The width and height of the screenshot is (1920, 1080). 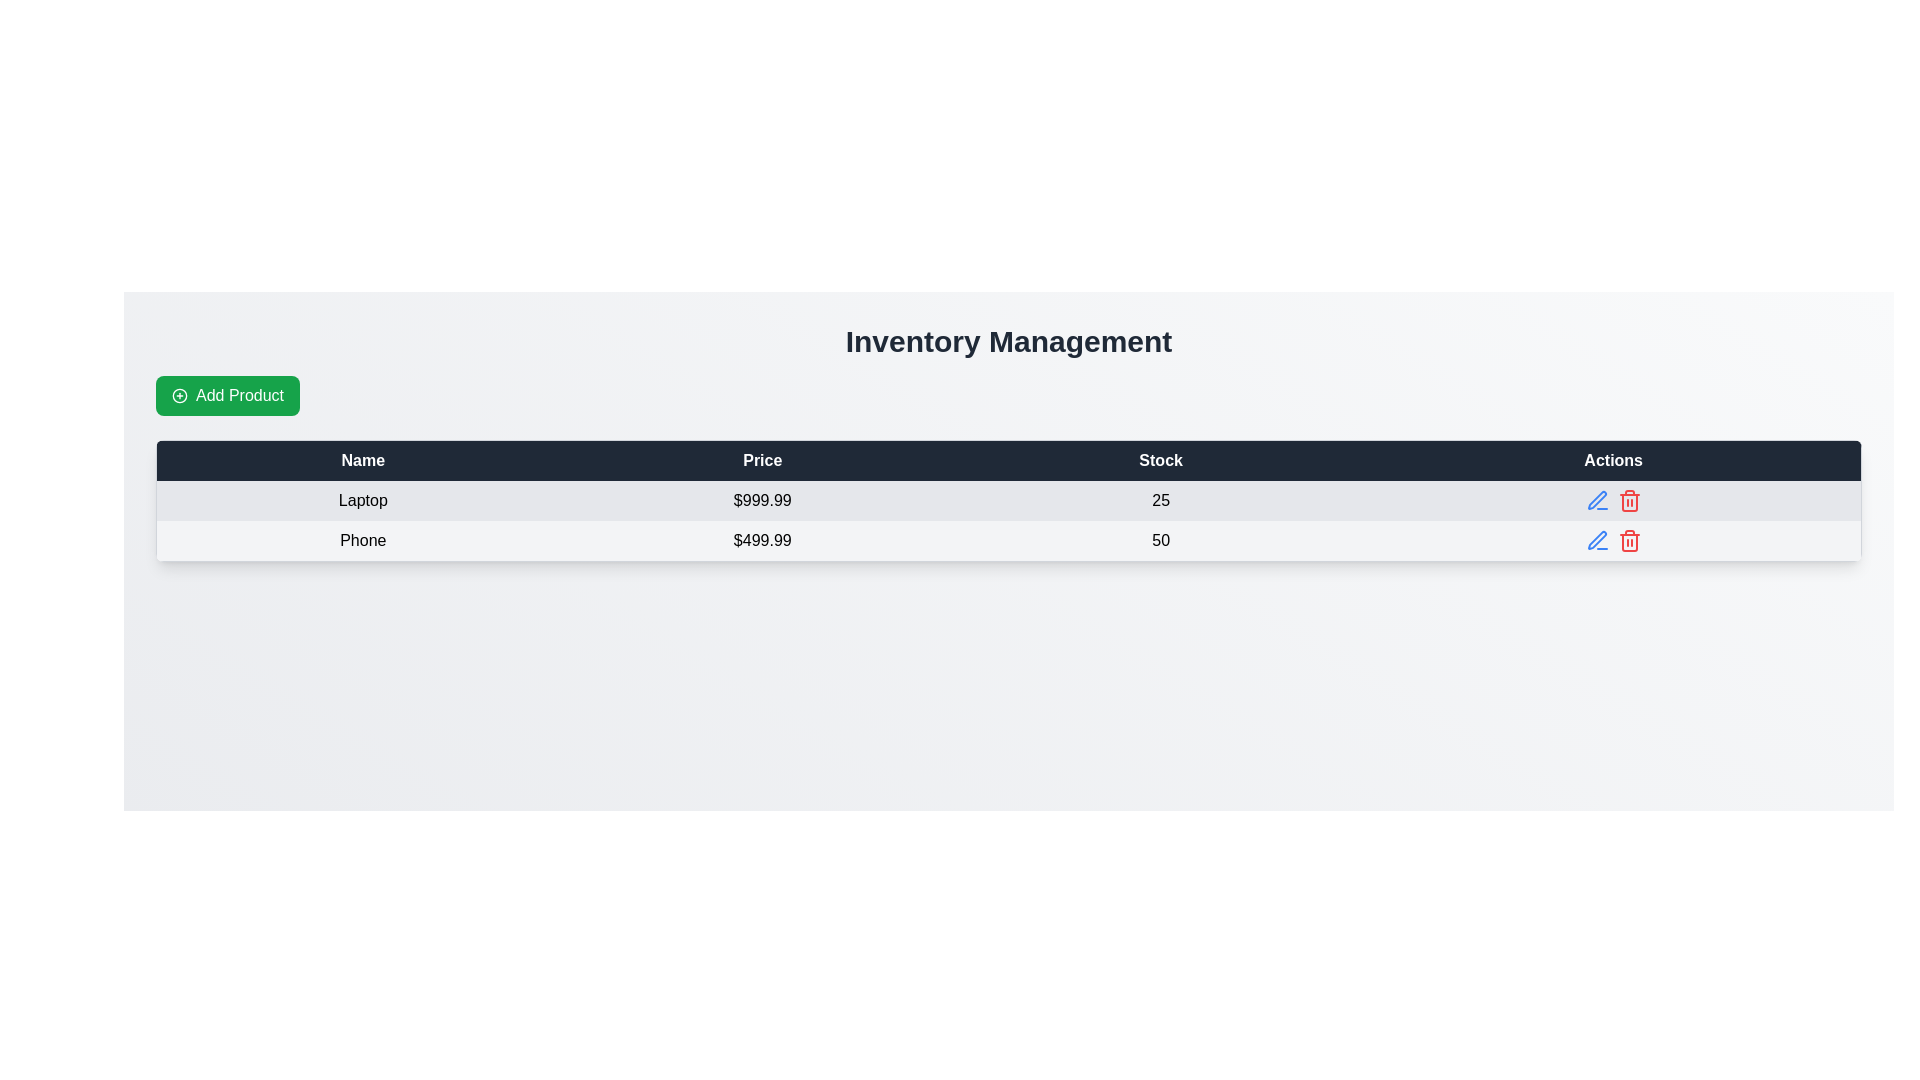 I want to click on the first two rows of the inventory table displaying products 'Laptop' and 'Phone' with their prices and stock levels, so click(x=1008, y=519).